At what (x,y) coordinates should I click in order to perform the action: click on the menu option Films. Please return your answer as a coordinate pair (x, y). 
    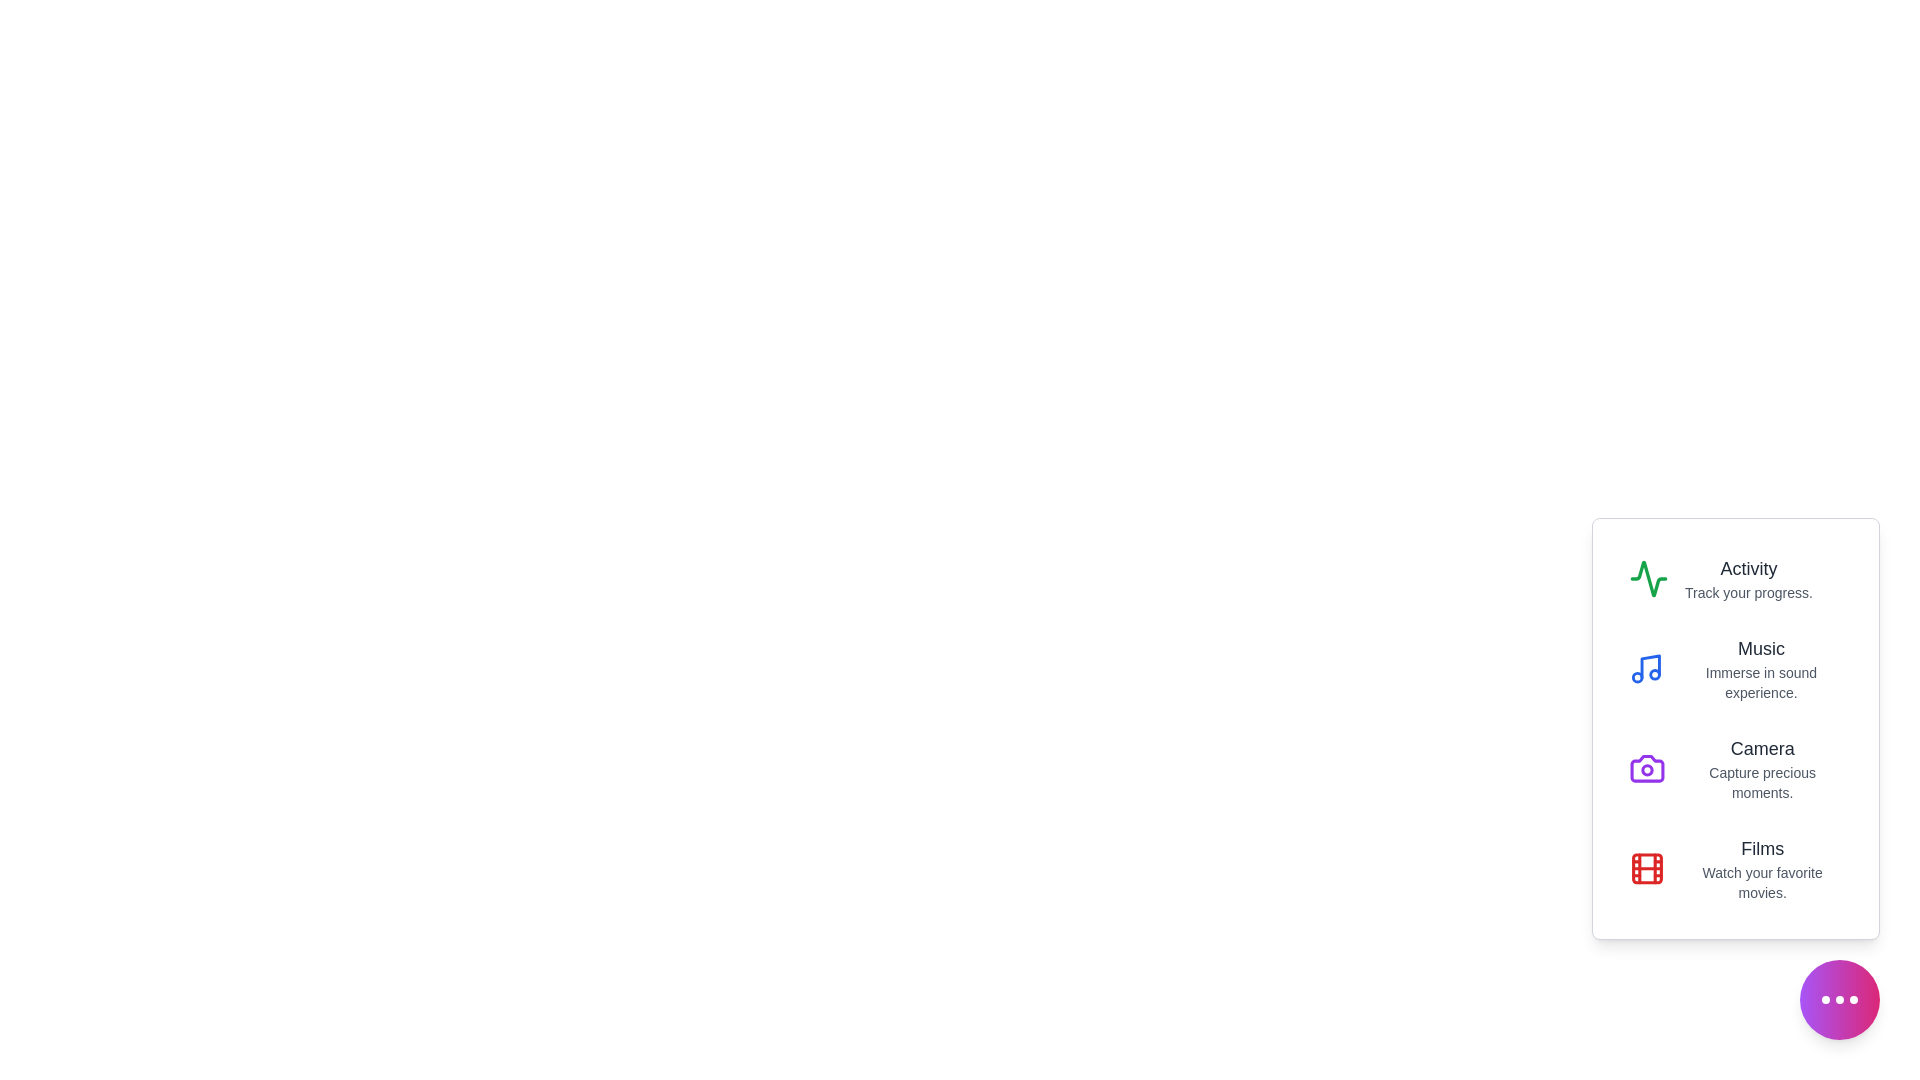
    Looking at the image, I should click on (1735, 867).